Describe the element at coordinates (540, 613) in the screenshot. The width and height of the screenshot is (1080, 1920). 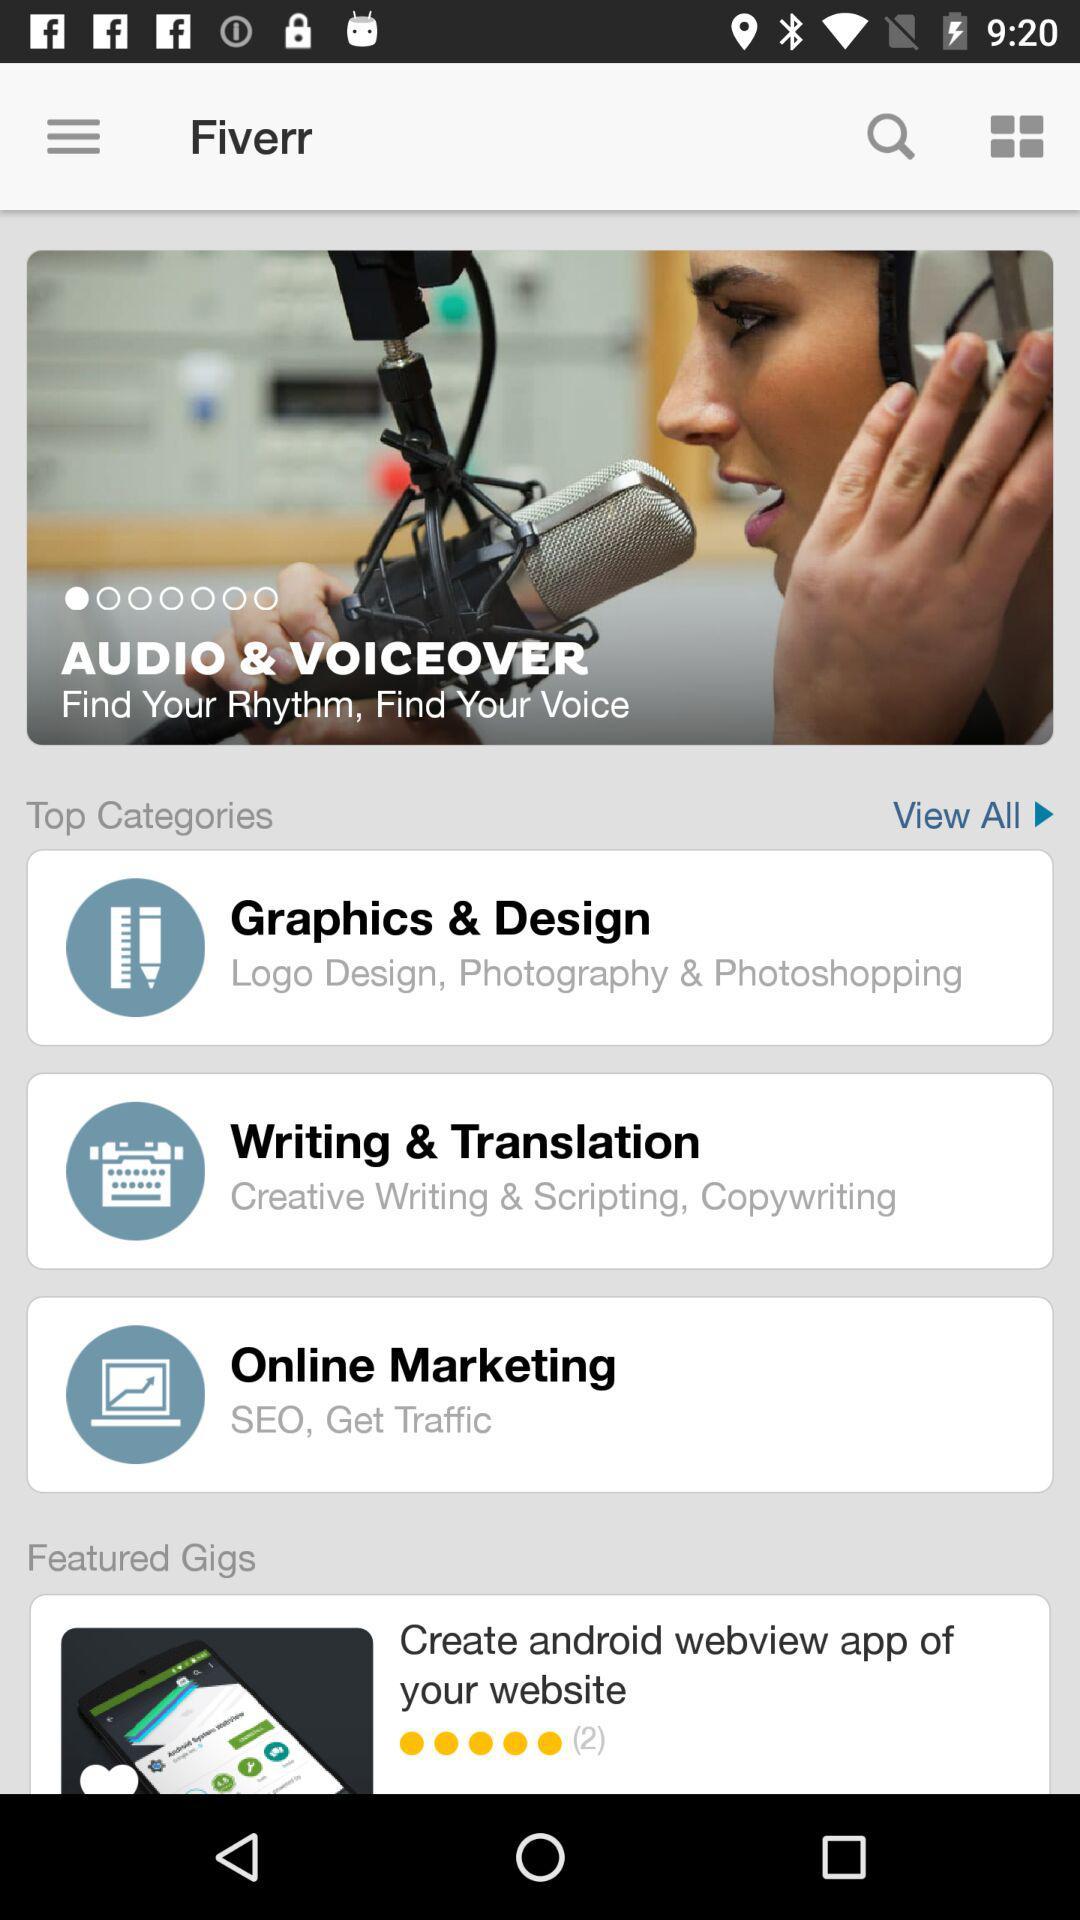
I see `the item above top categories icon` at that location.